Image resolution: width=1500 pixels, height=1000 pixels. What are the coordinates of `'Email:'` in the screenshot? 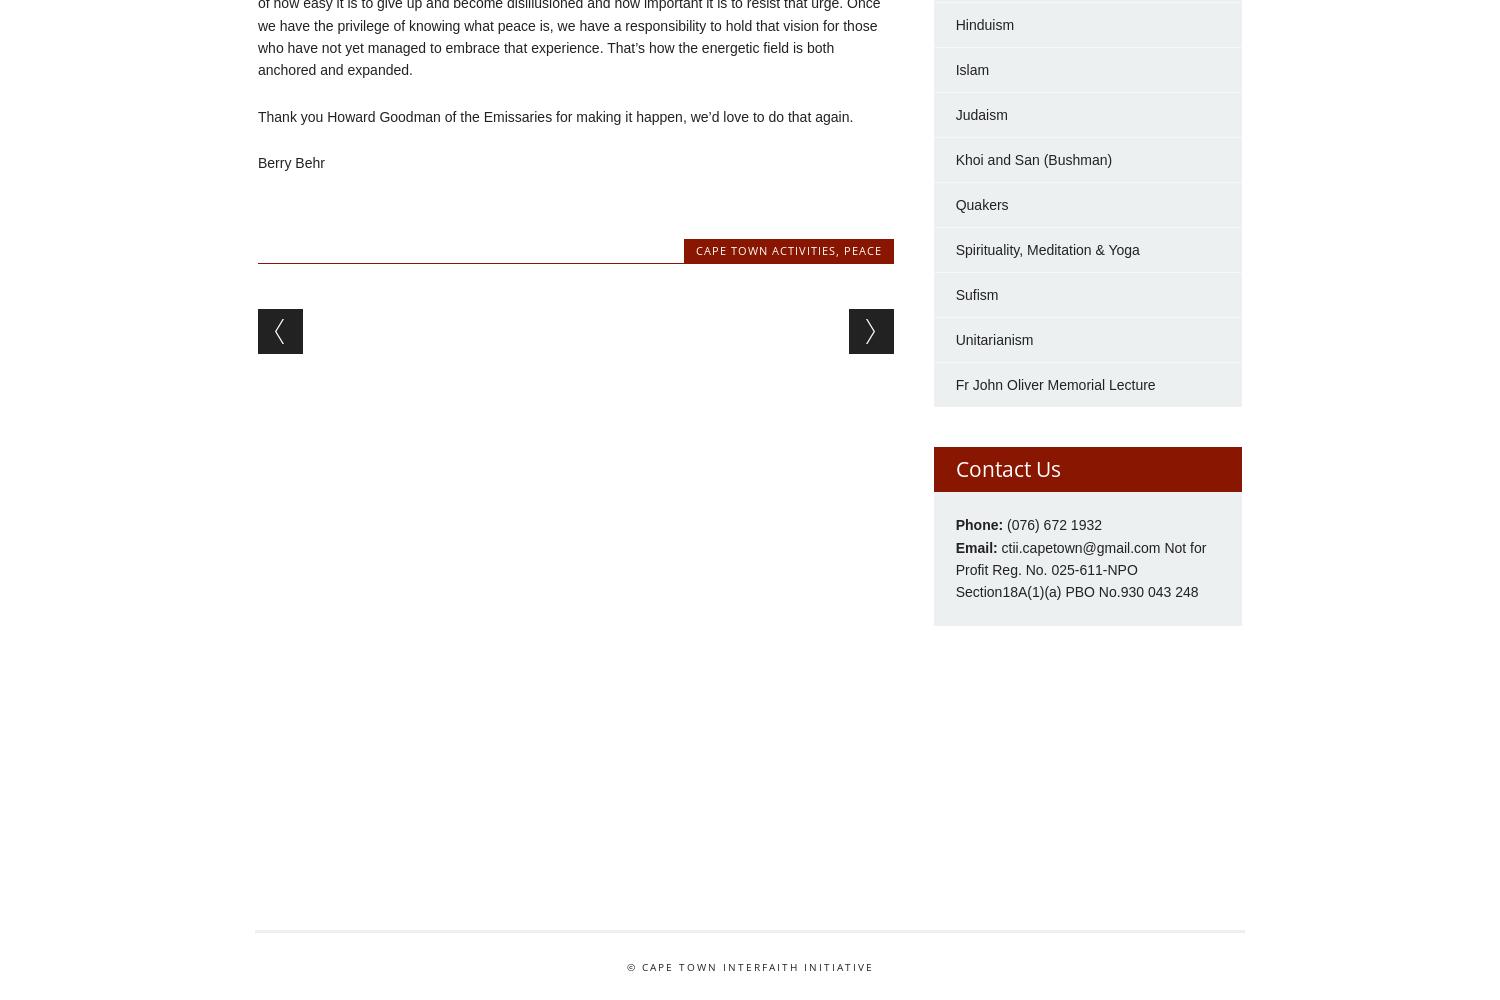 It's located at (954, 547).